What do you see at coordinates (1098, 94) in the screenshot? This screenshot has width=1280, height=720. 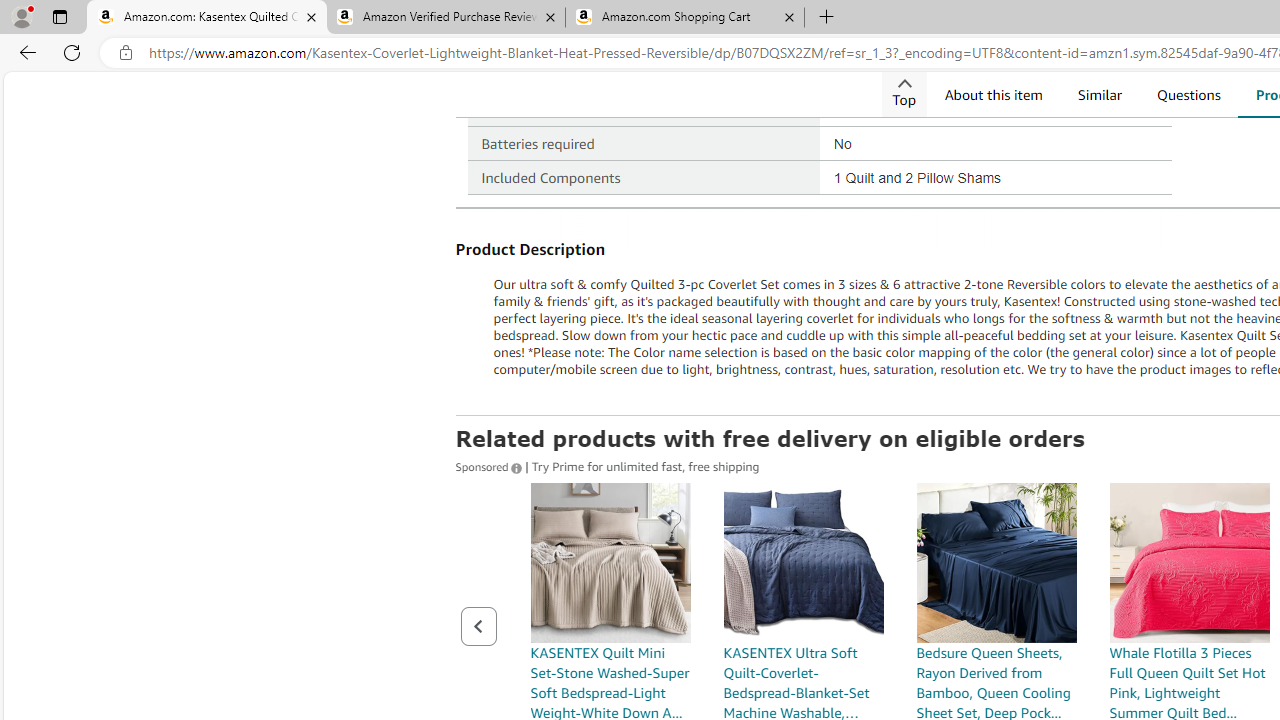 I see `'Similar'` at bounding box center [1098, 94].